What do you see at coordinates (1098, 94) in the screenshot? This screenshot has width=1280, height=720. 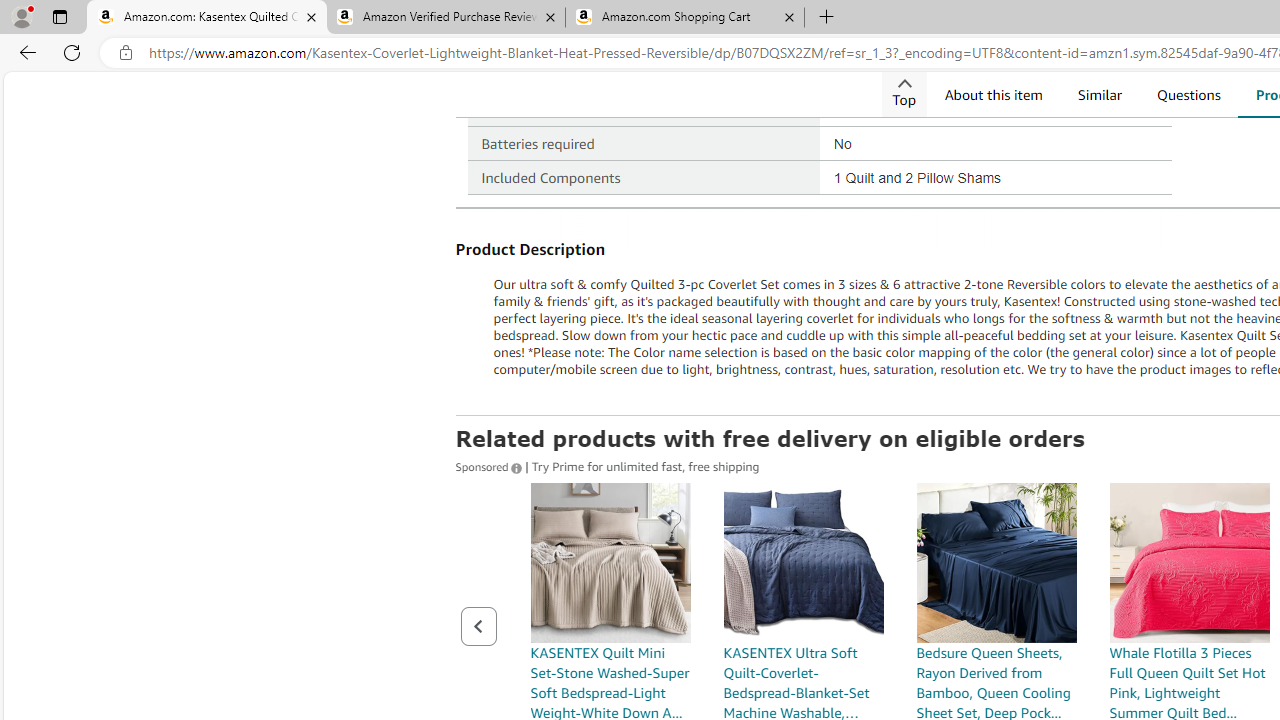 I see `'Similar'` at bounding box center [1098, 94].